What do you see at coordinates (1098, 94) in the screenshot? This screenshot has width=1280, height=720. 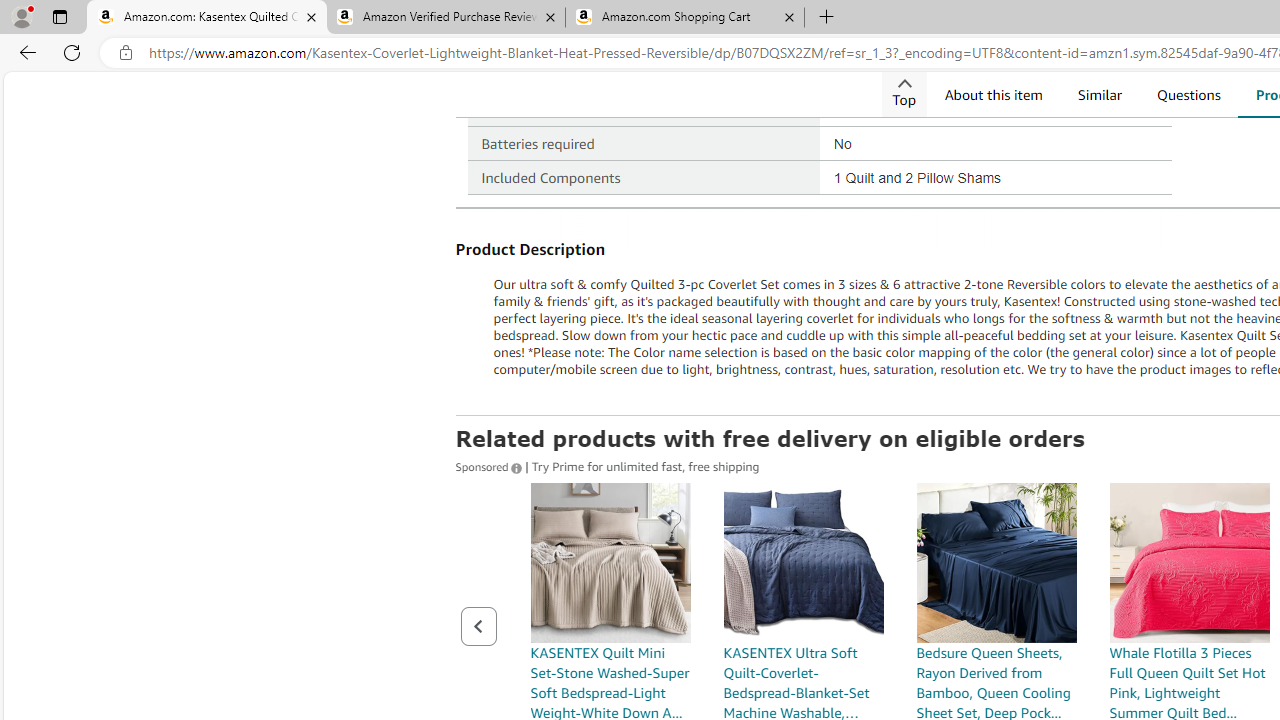 I see `'Similar'` at bounding box center [1098, 94].